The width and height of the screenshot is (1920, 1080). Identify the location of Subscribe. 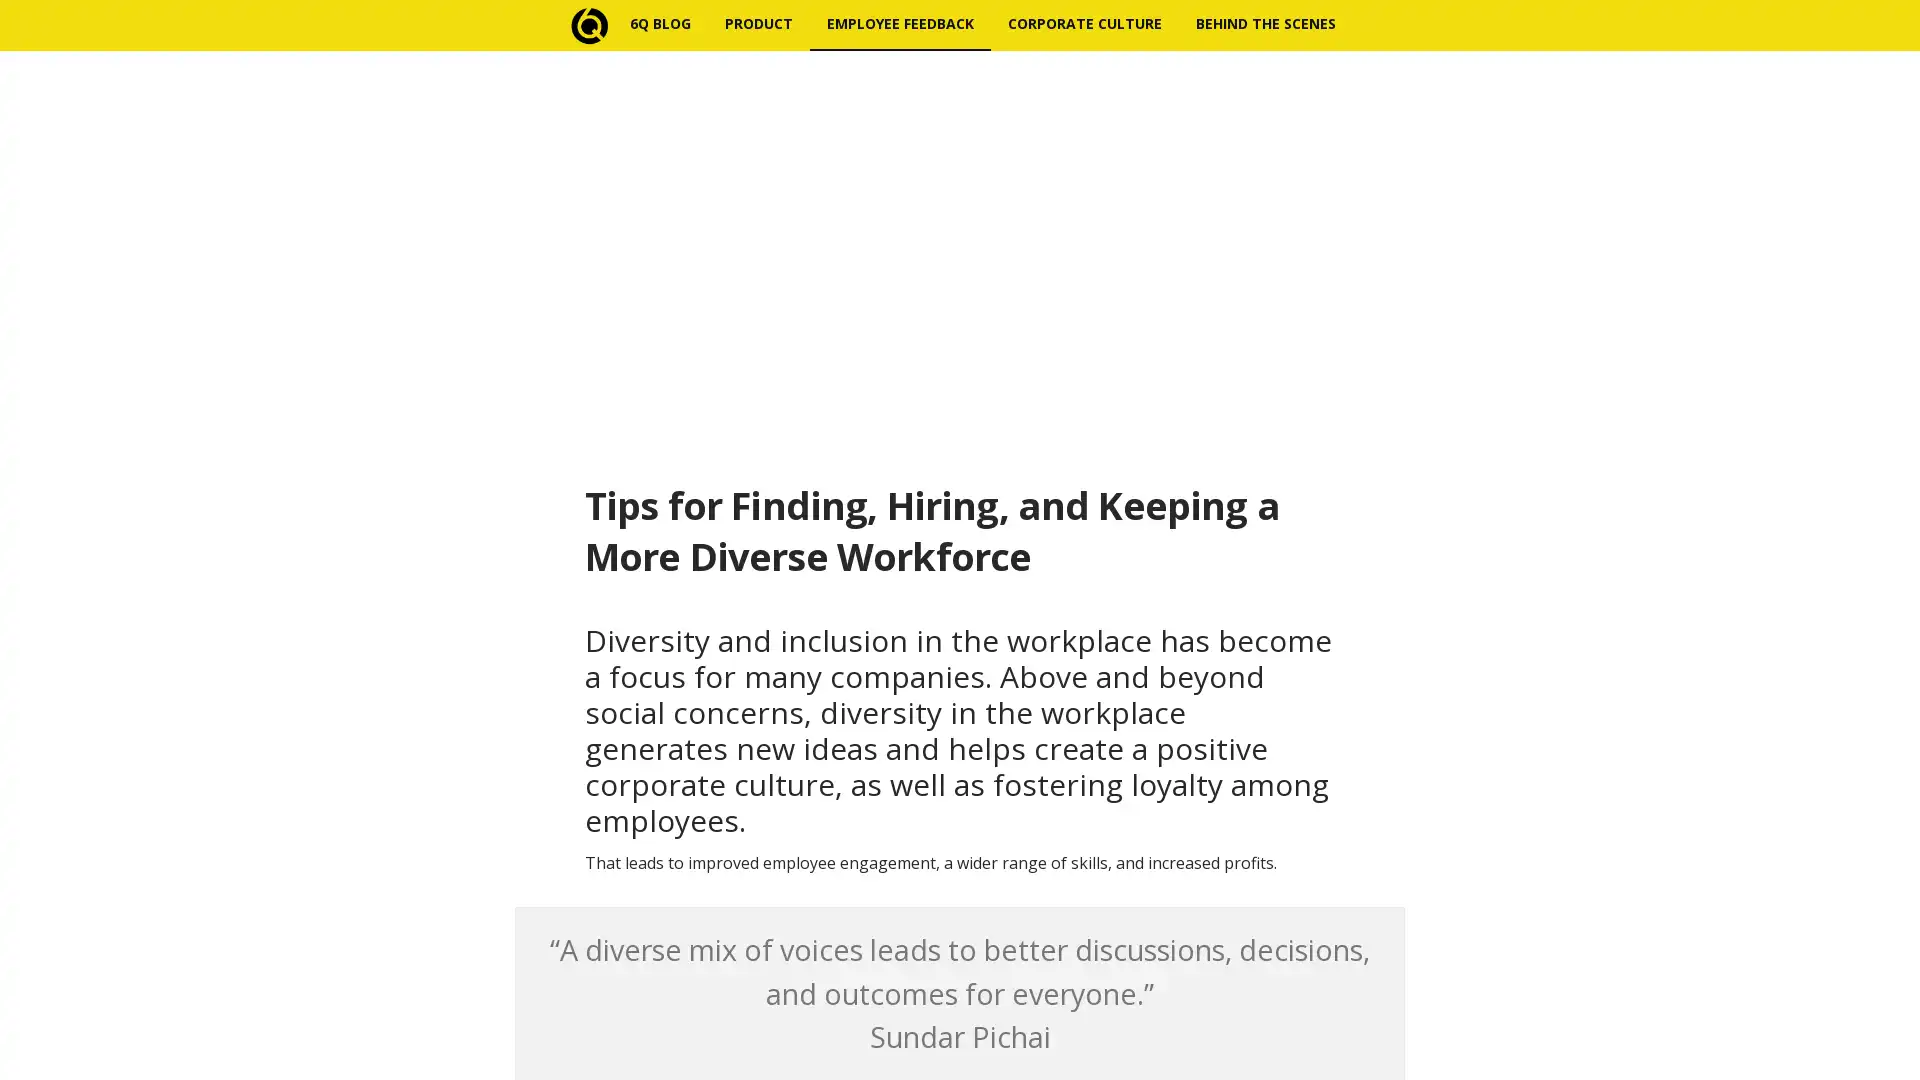
(1180, 1051).